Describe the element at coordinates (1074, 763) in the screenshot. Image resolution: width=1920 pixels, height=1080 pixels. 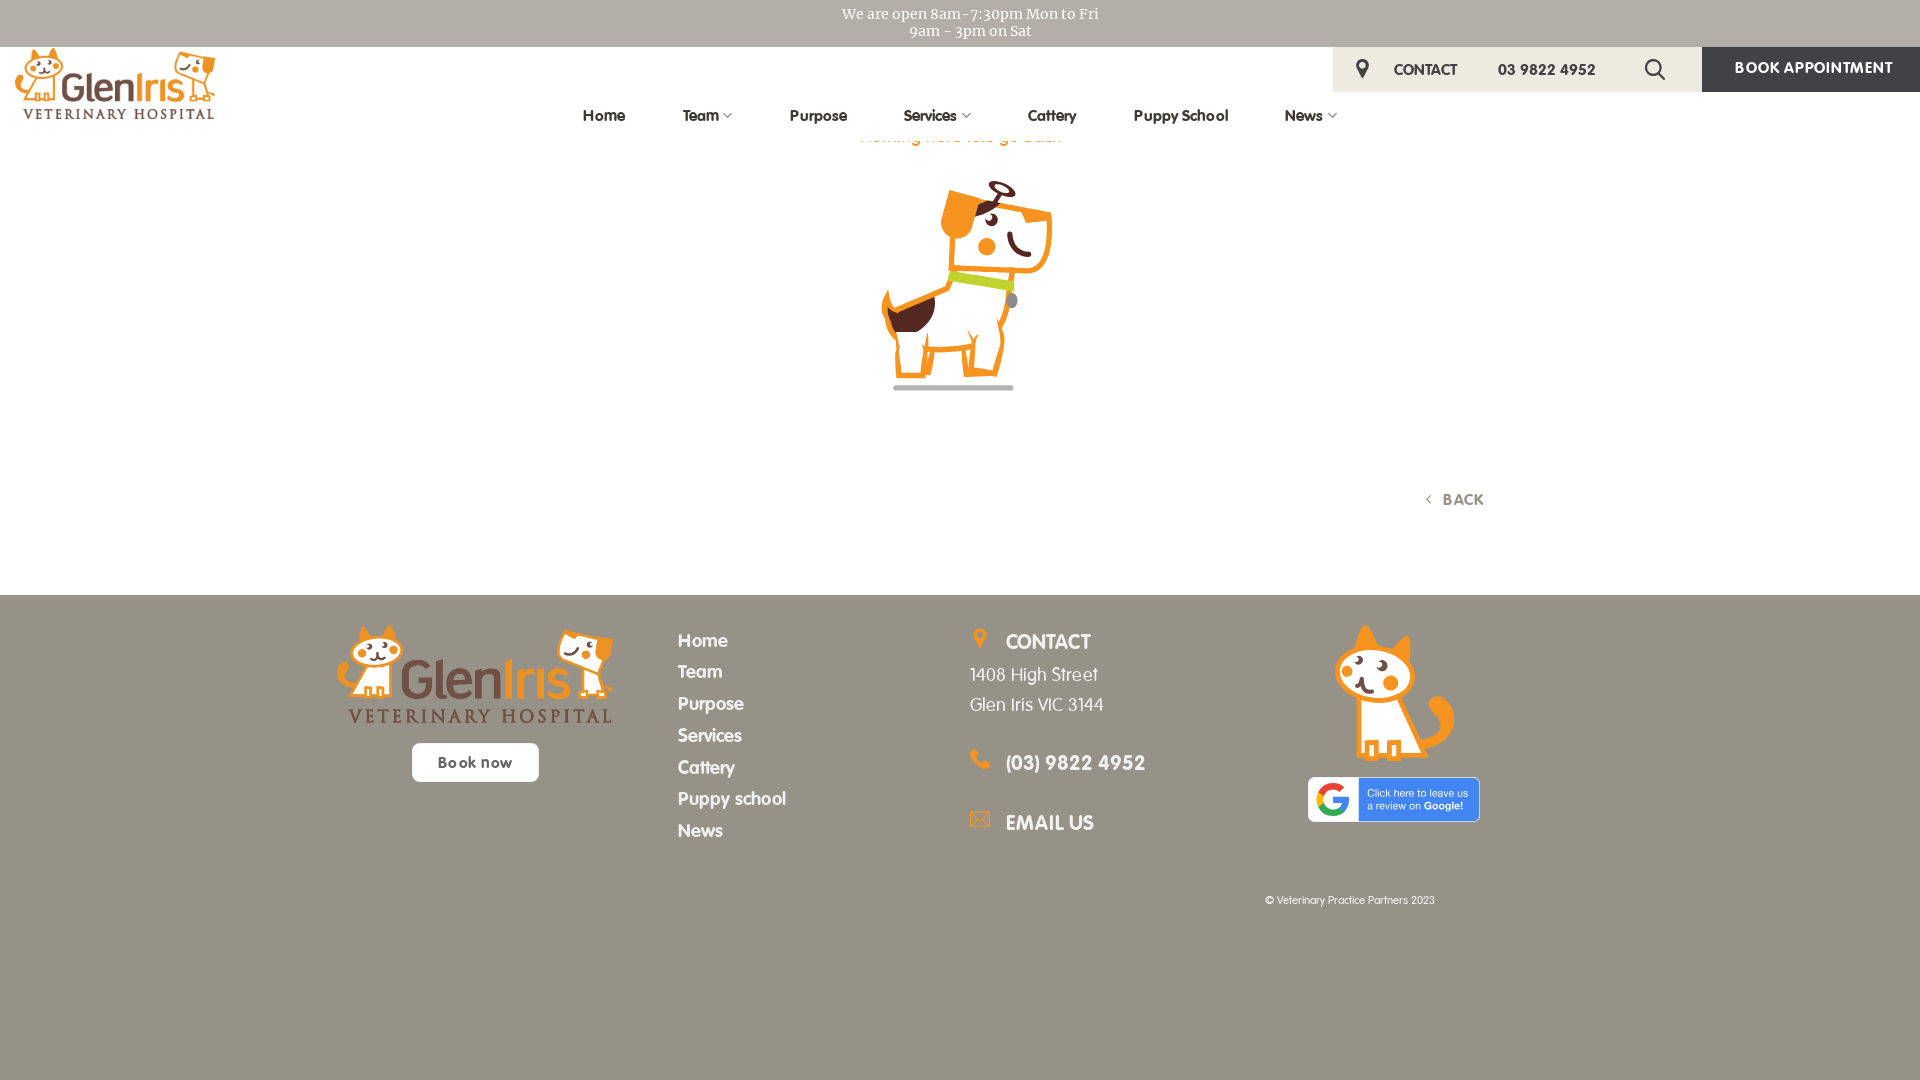
I see `'(03) 9822 4952'` at that location.